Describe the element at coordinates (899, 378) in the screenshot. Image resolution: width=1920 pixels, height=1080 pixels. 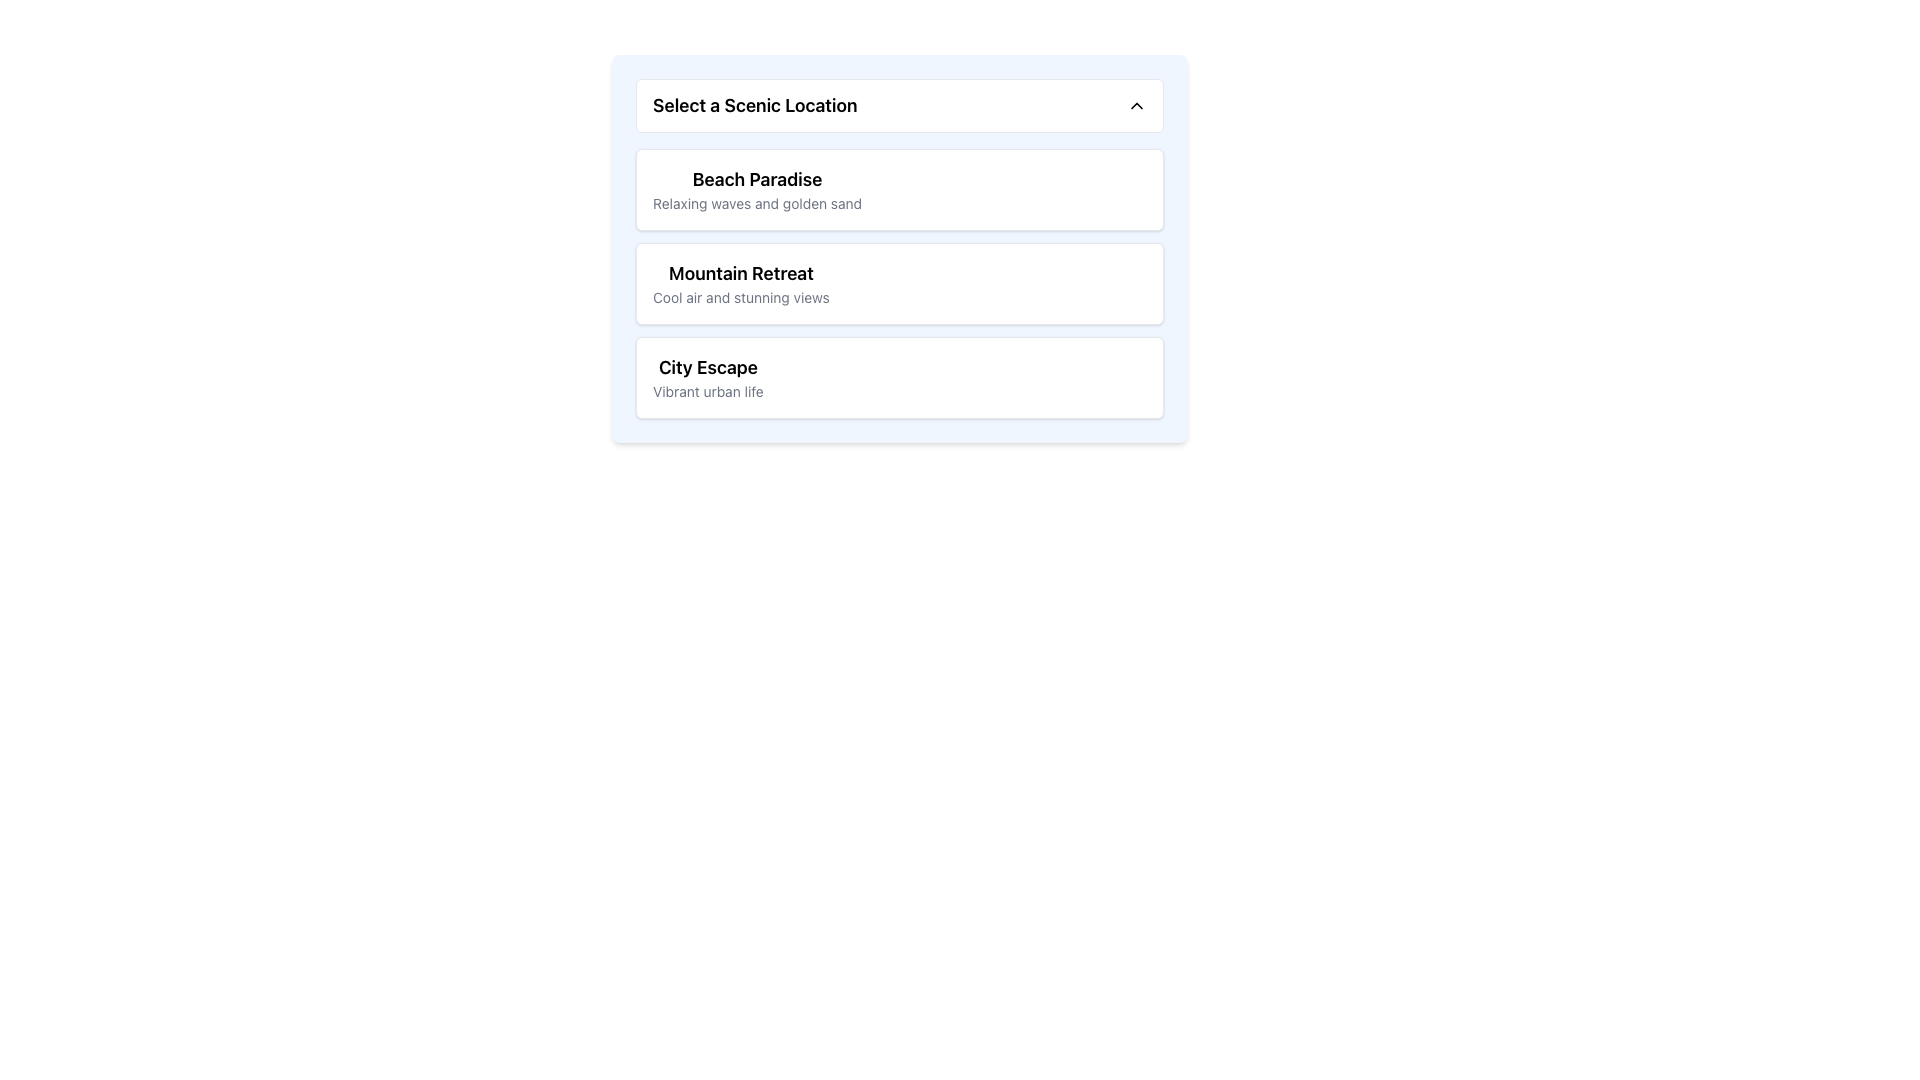
I see `on the third selectable option labeled 'City Escape'` at that location.